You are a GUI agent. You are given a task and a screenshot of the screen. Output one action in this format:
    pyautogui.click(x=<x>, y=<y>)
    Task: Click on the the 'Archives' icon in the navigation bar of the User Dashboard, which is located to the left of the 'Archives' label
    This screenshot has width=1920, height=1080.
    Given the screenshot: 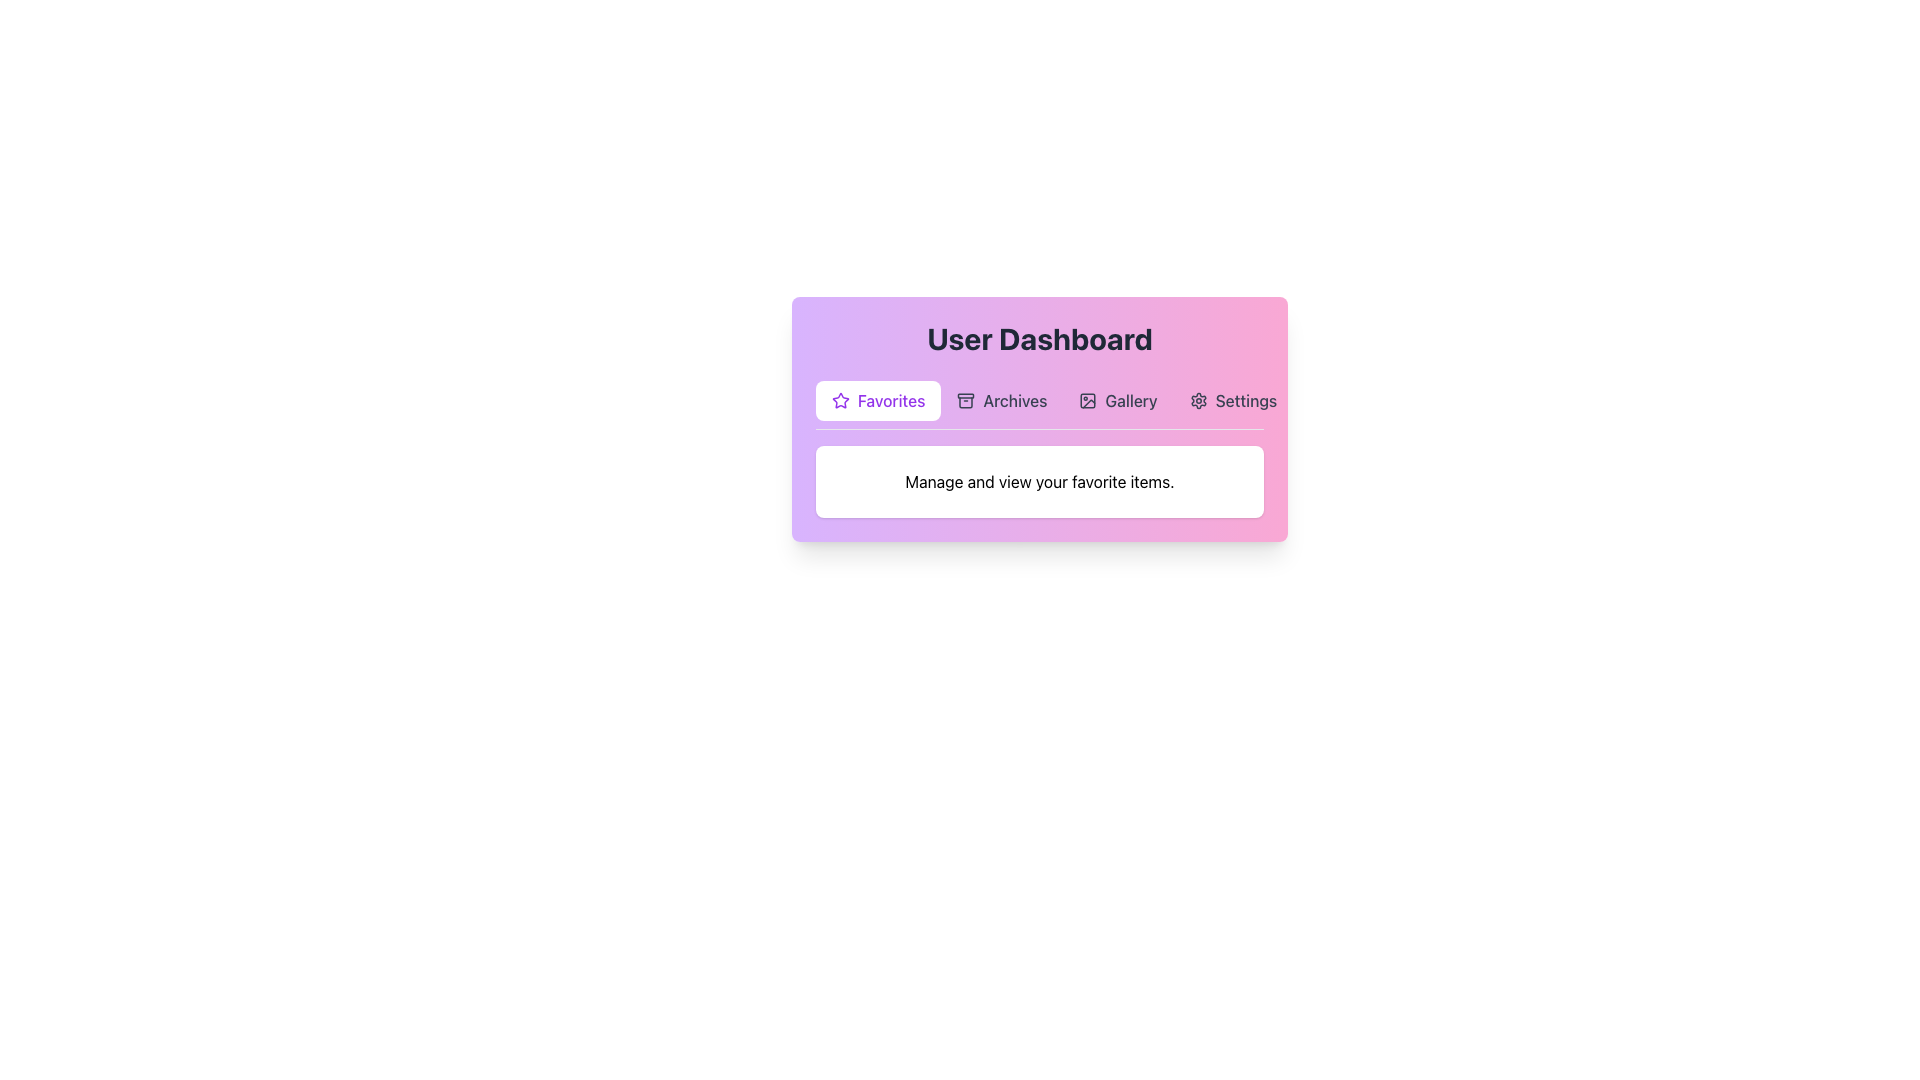 What is the action you would take?
    pyautogui.click(x=966, y=401)
    